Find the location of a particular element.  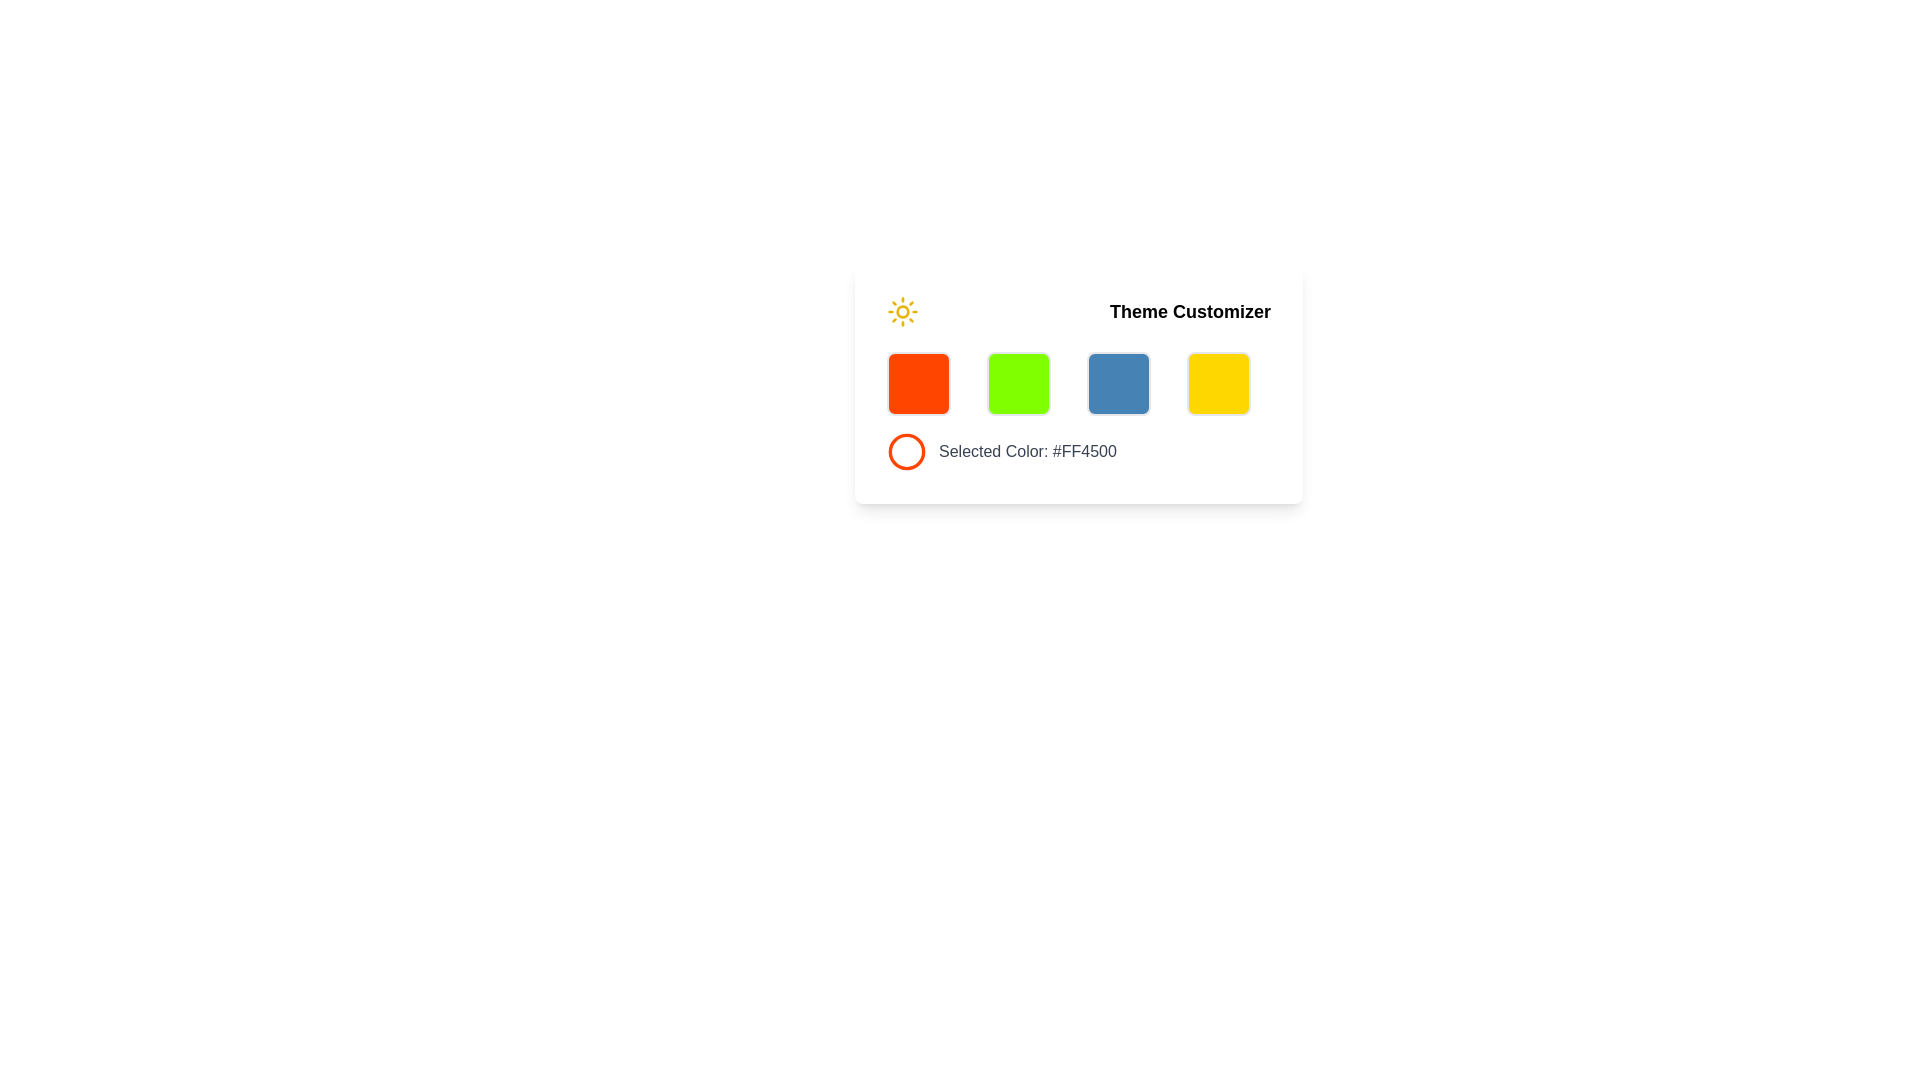

the blue square button with rounded corners located as the third element in a row of four, to trigger a visual response is located at coordinates (1117, 384).